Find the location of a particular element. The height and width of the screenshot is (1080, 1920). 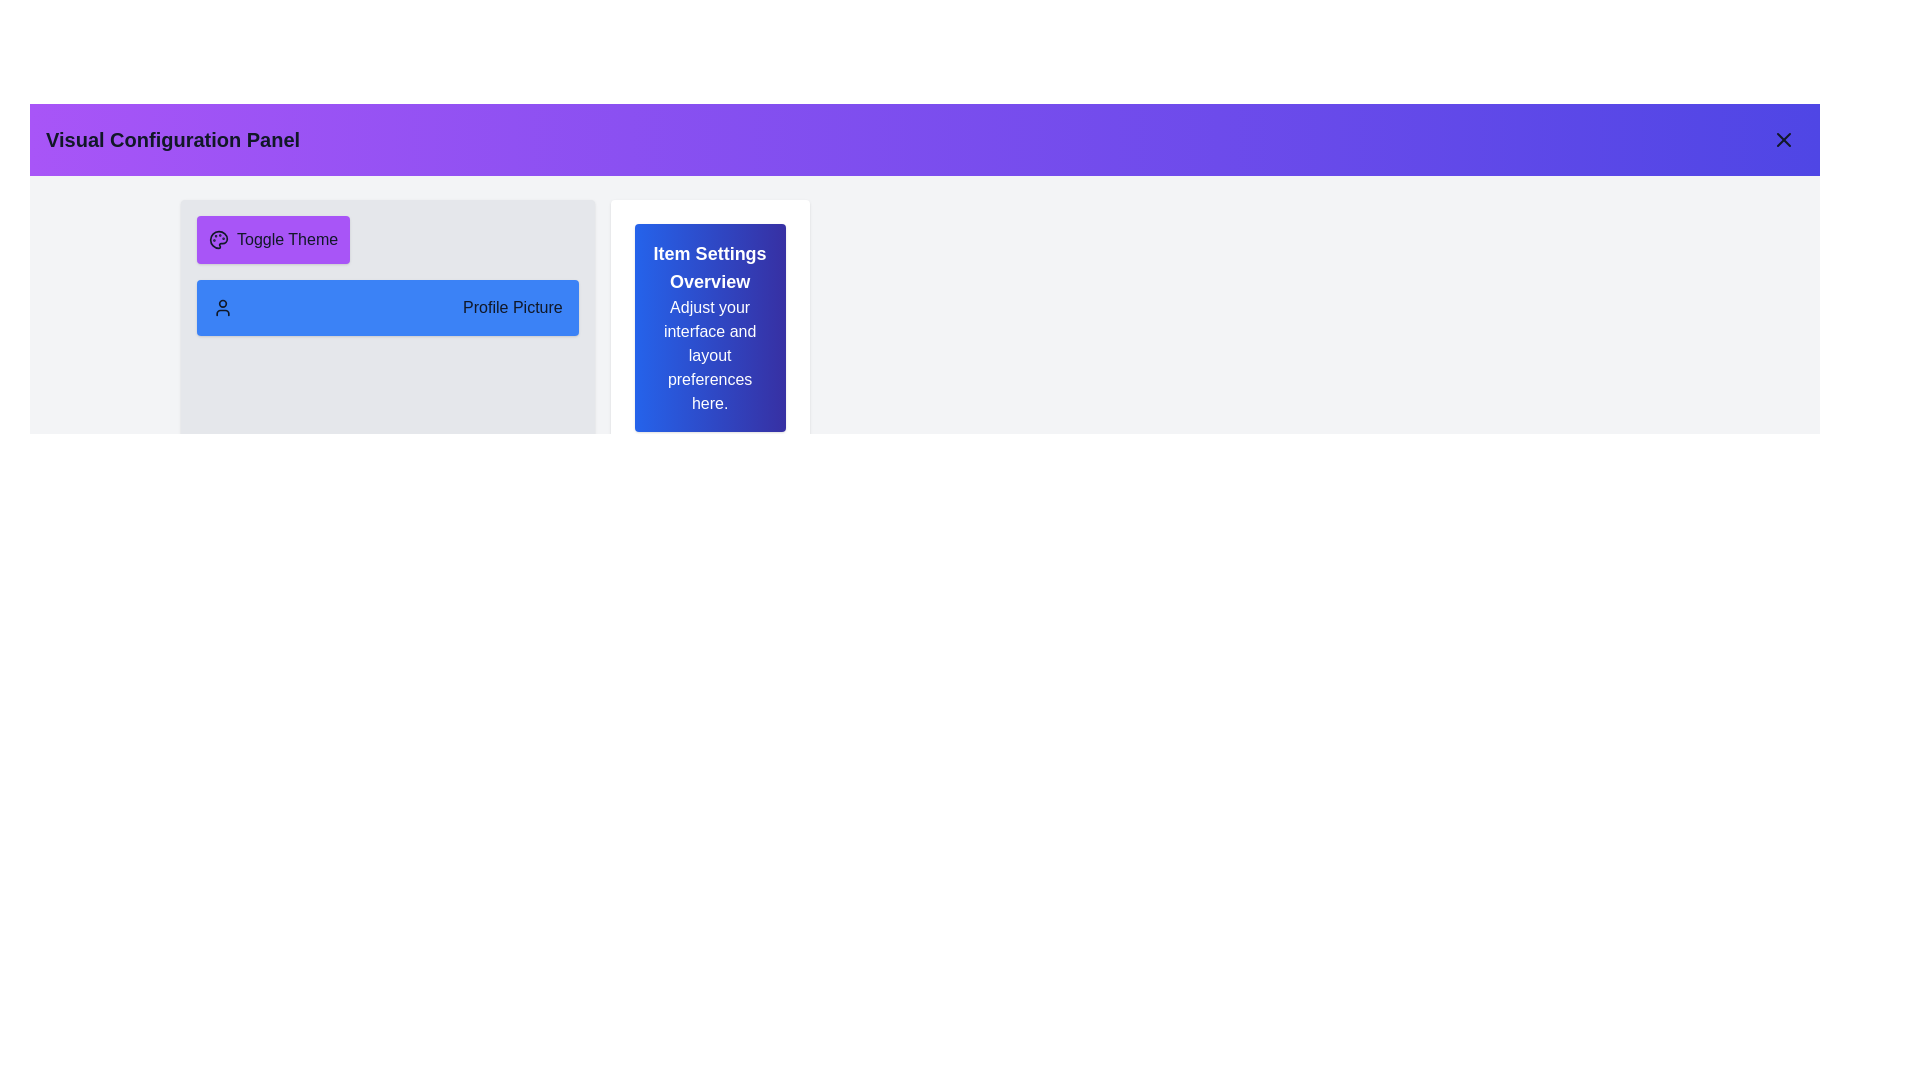

the informational card located in the main content area on the right side of the interface, which provides an overview and access point for adjusting item settings and layout preferences is located at coordinates (710, 326).